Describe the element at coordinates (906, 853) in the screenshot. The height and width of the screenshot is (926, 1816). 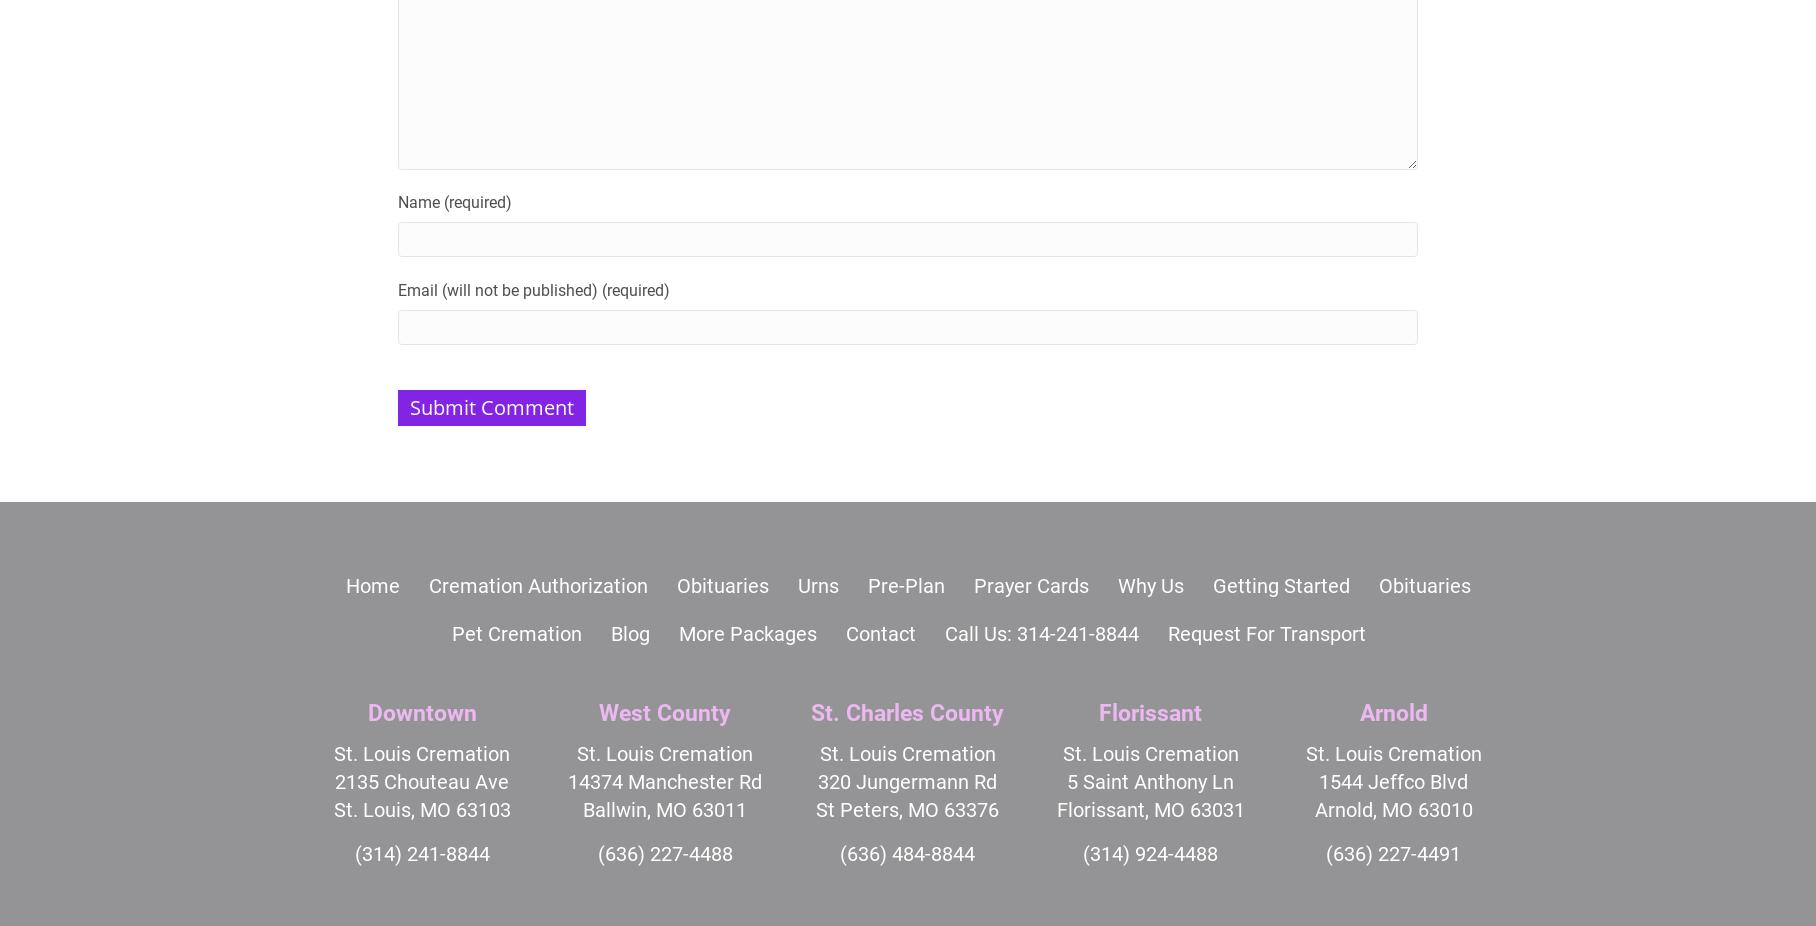
I see `'(636) 484-8844'` at that location.